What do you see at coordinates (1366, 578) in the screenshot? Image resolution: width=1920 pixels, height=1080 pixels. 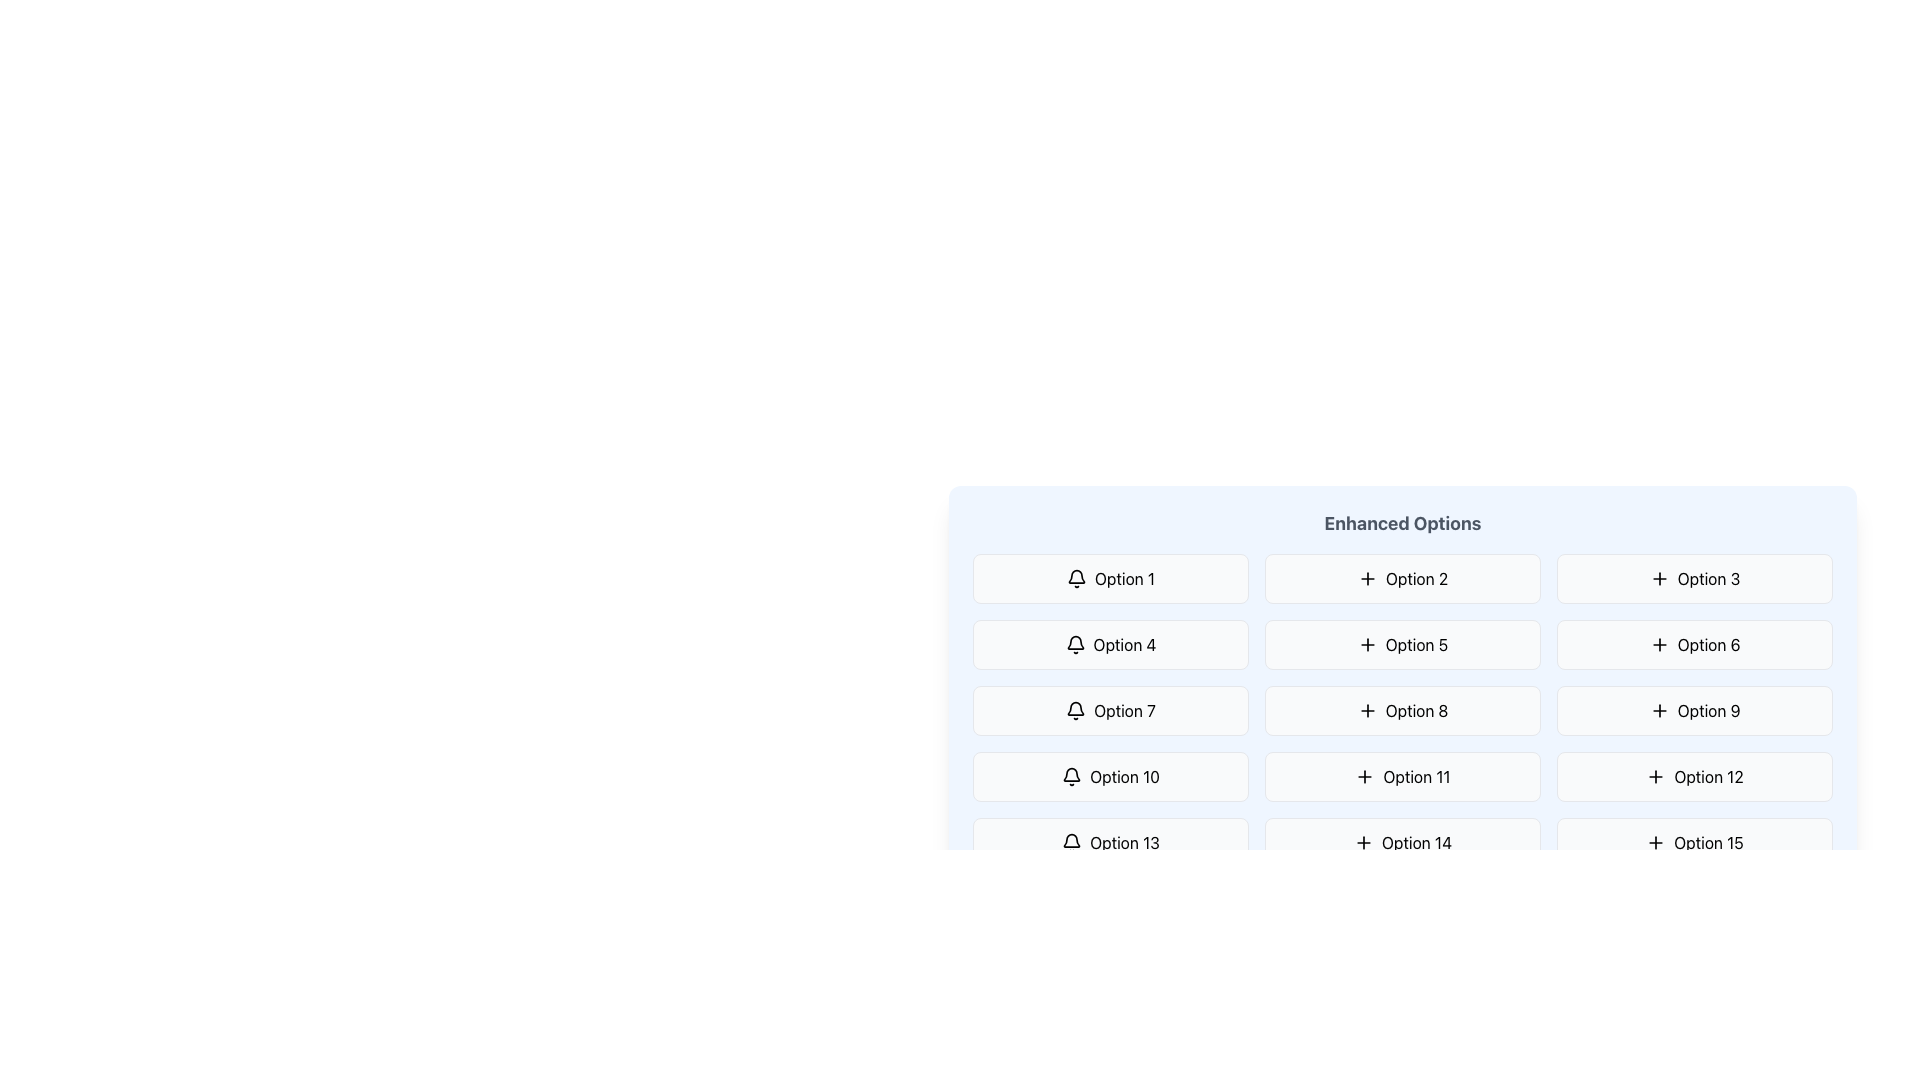 I see `the plus icon located to the left of the text label 'Option 2' within the 'Enhanced Options' grid layout` at bounding box center [1366, 578].